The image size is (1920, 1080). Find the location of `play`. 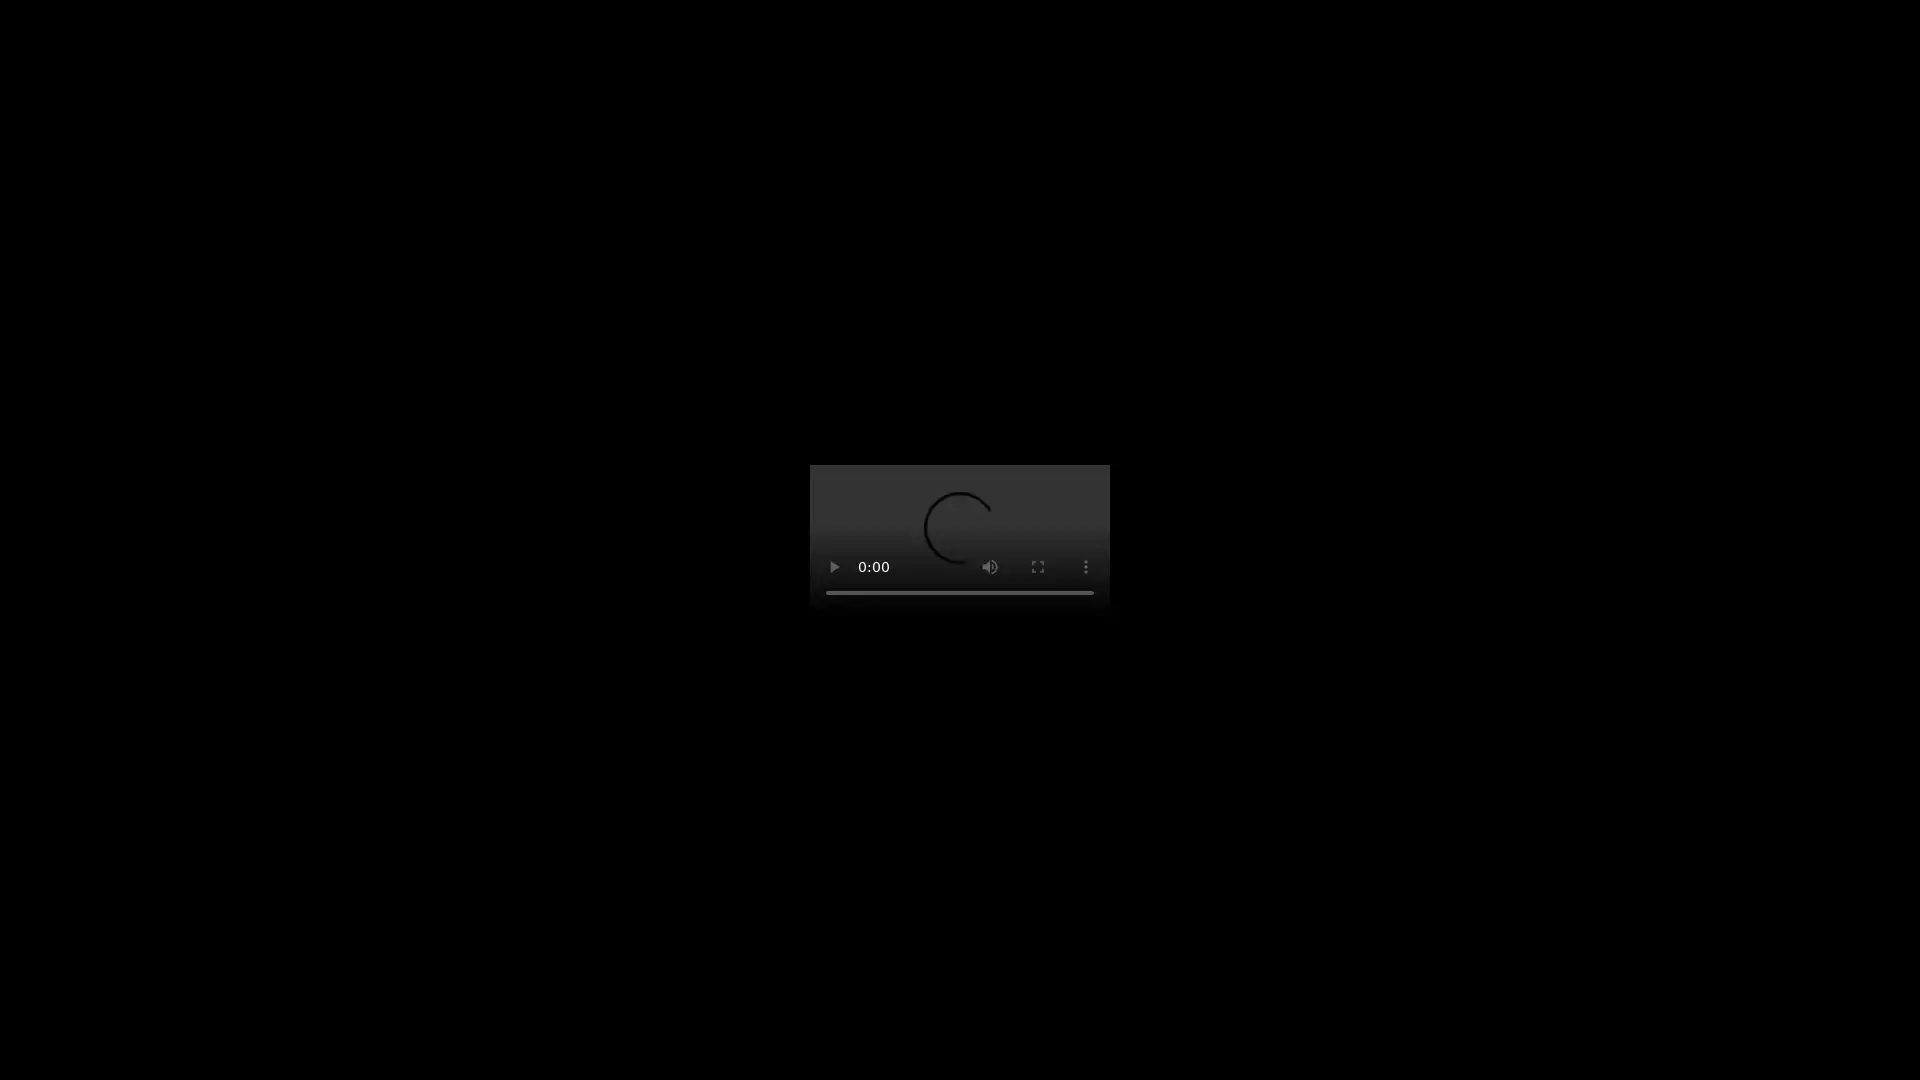

play is located at coordinates (834, 567).